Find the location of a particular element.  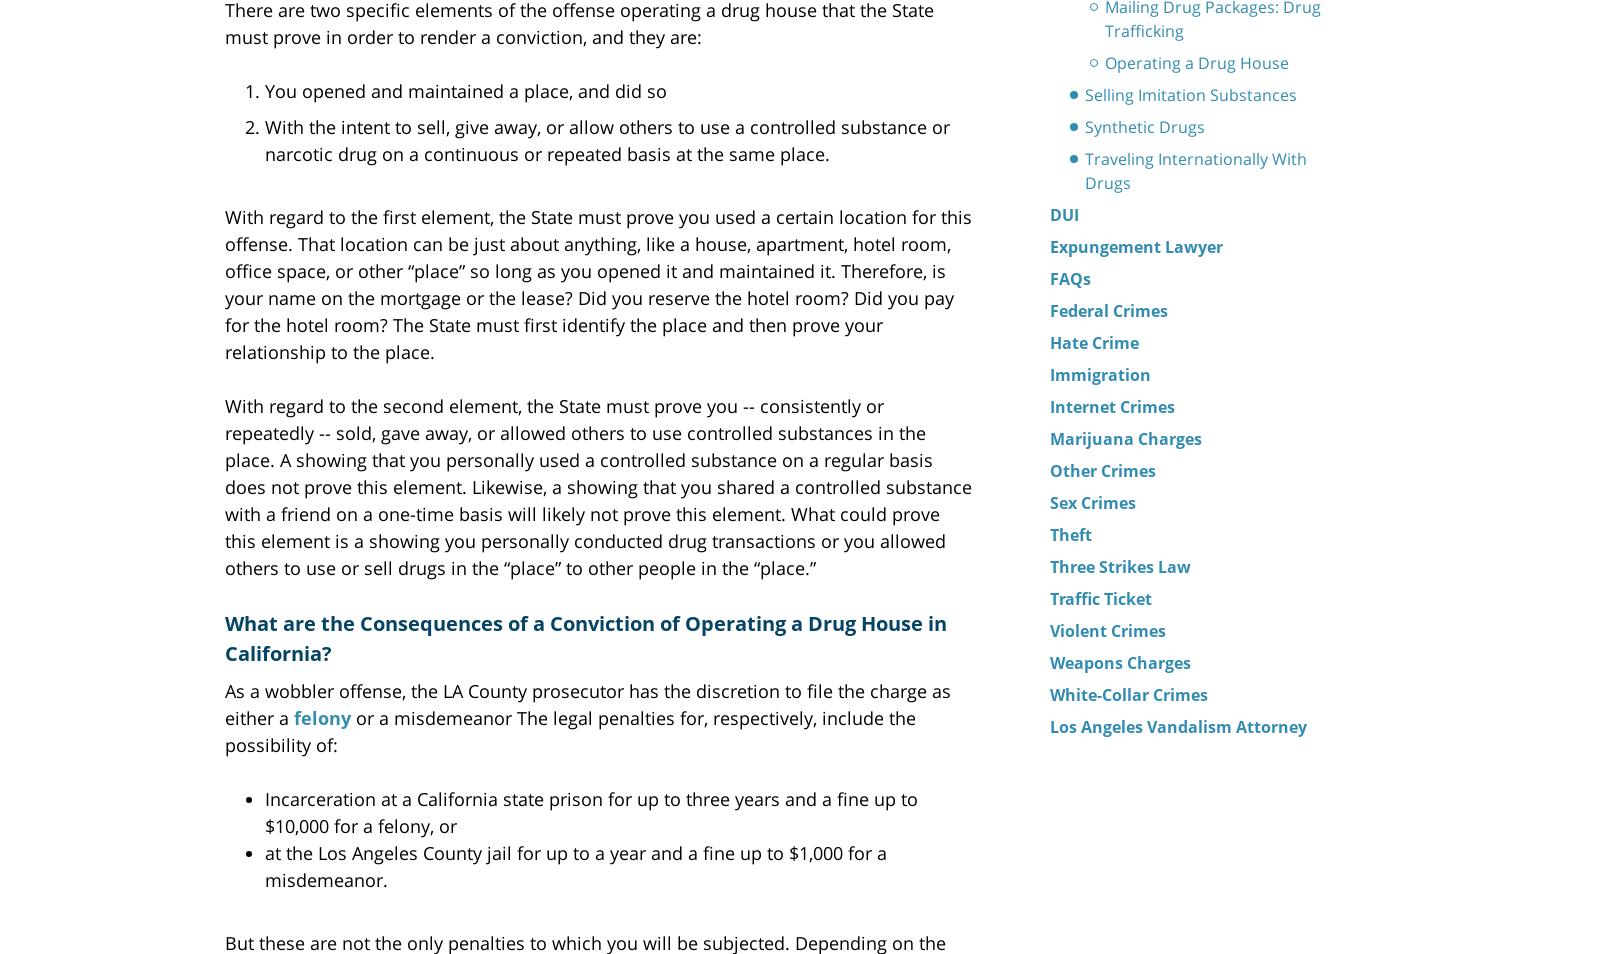

'What are the Consequences of a Conviction of Operating a Drug House in California?' is located at coordinates (224, 636).